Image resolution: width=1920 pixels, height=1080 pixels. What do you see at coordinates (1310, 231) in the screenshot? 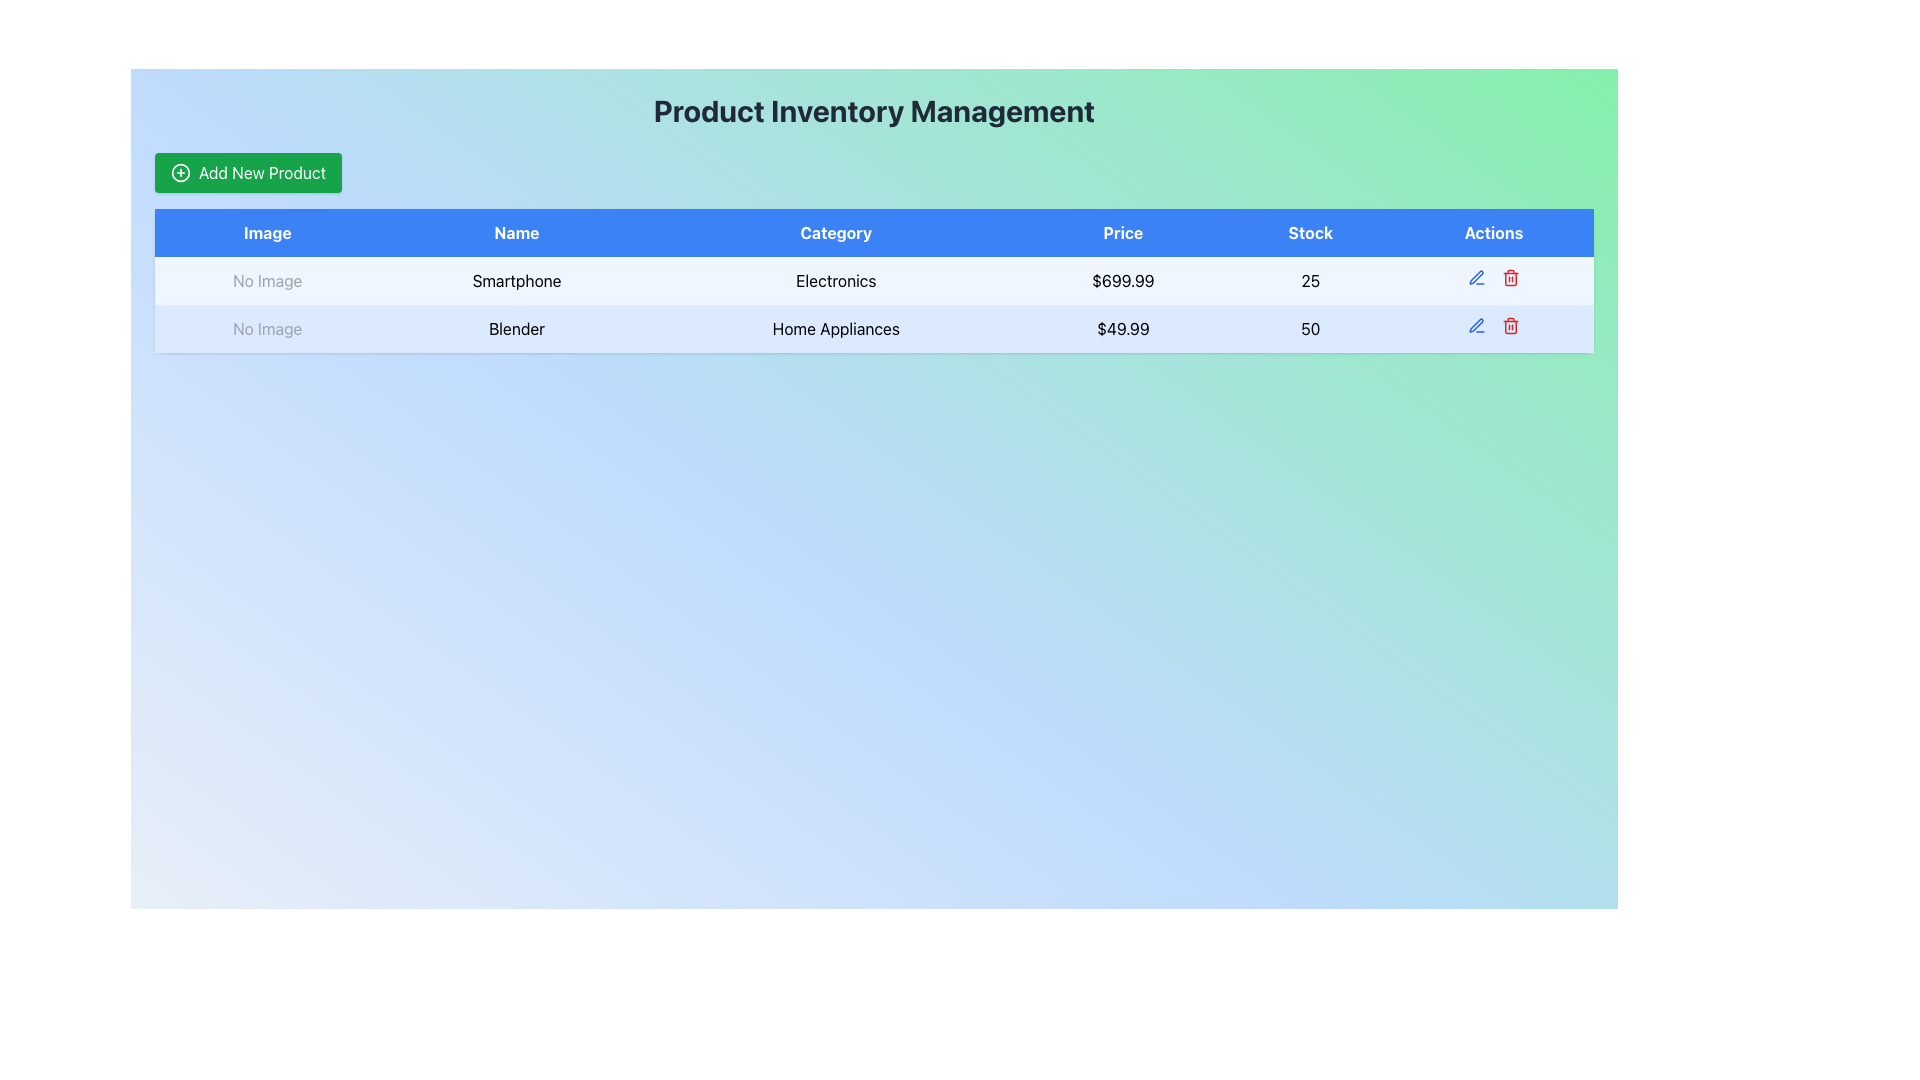
I see `the Table Header Cell labeled 'Stock', which is the fifth column header in a table with a blue background and bold white text` at bounding box center [1310, 231].